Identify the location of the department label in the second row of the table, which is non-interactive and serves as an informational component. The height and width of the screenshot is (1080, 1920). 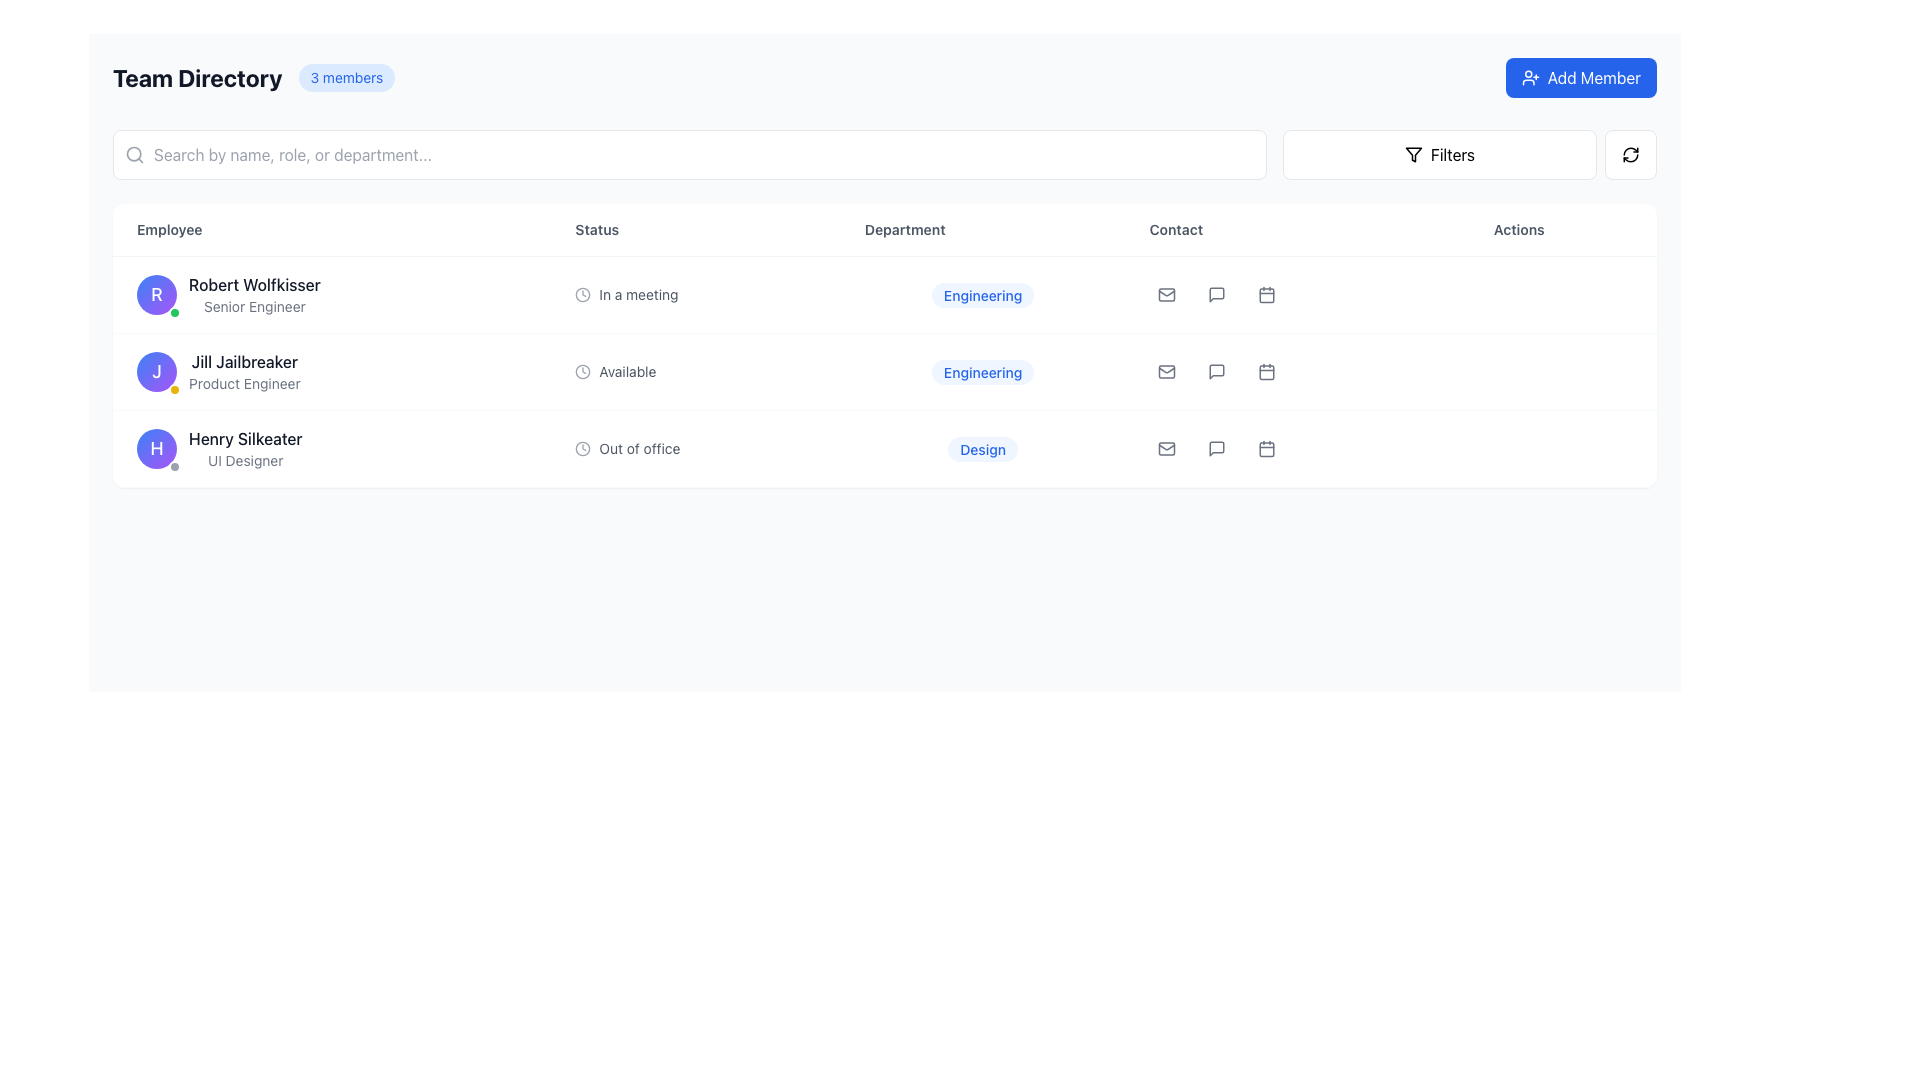
(983, 372).